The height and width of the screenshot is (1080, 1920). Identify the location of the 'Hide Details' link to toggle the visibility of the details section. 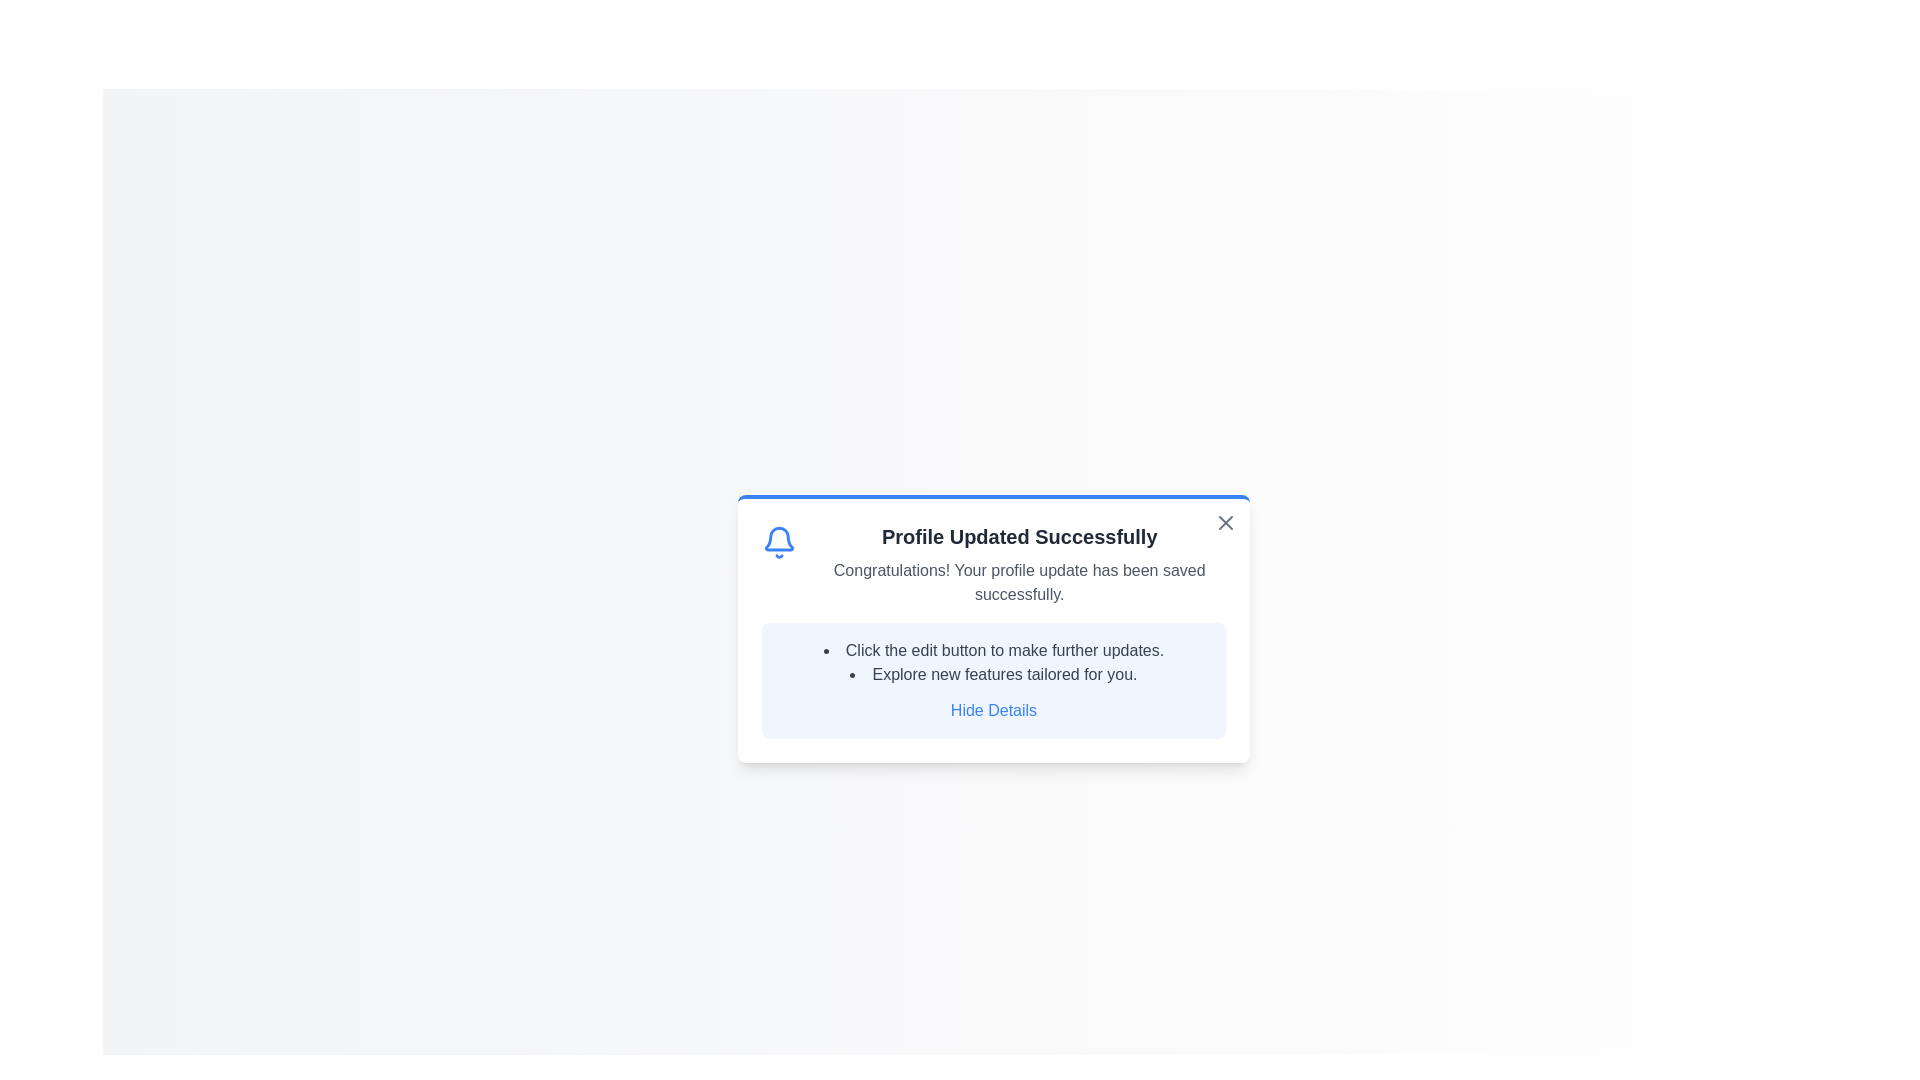
(993, 709).